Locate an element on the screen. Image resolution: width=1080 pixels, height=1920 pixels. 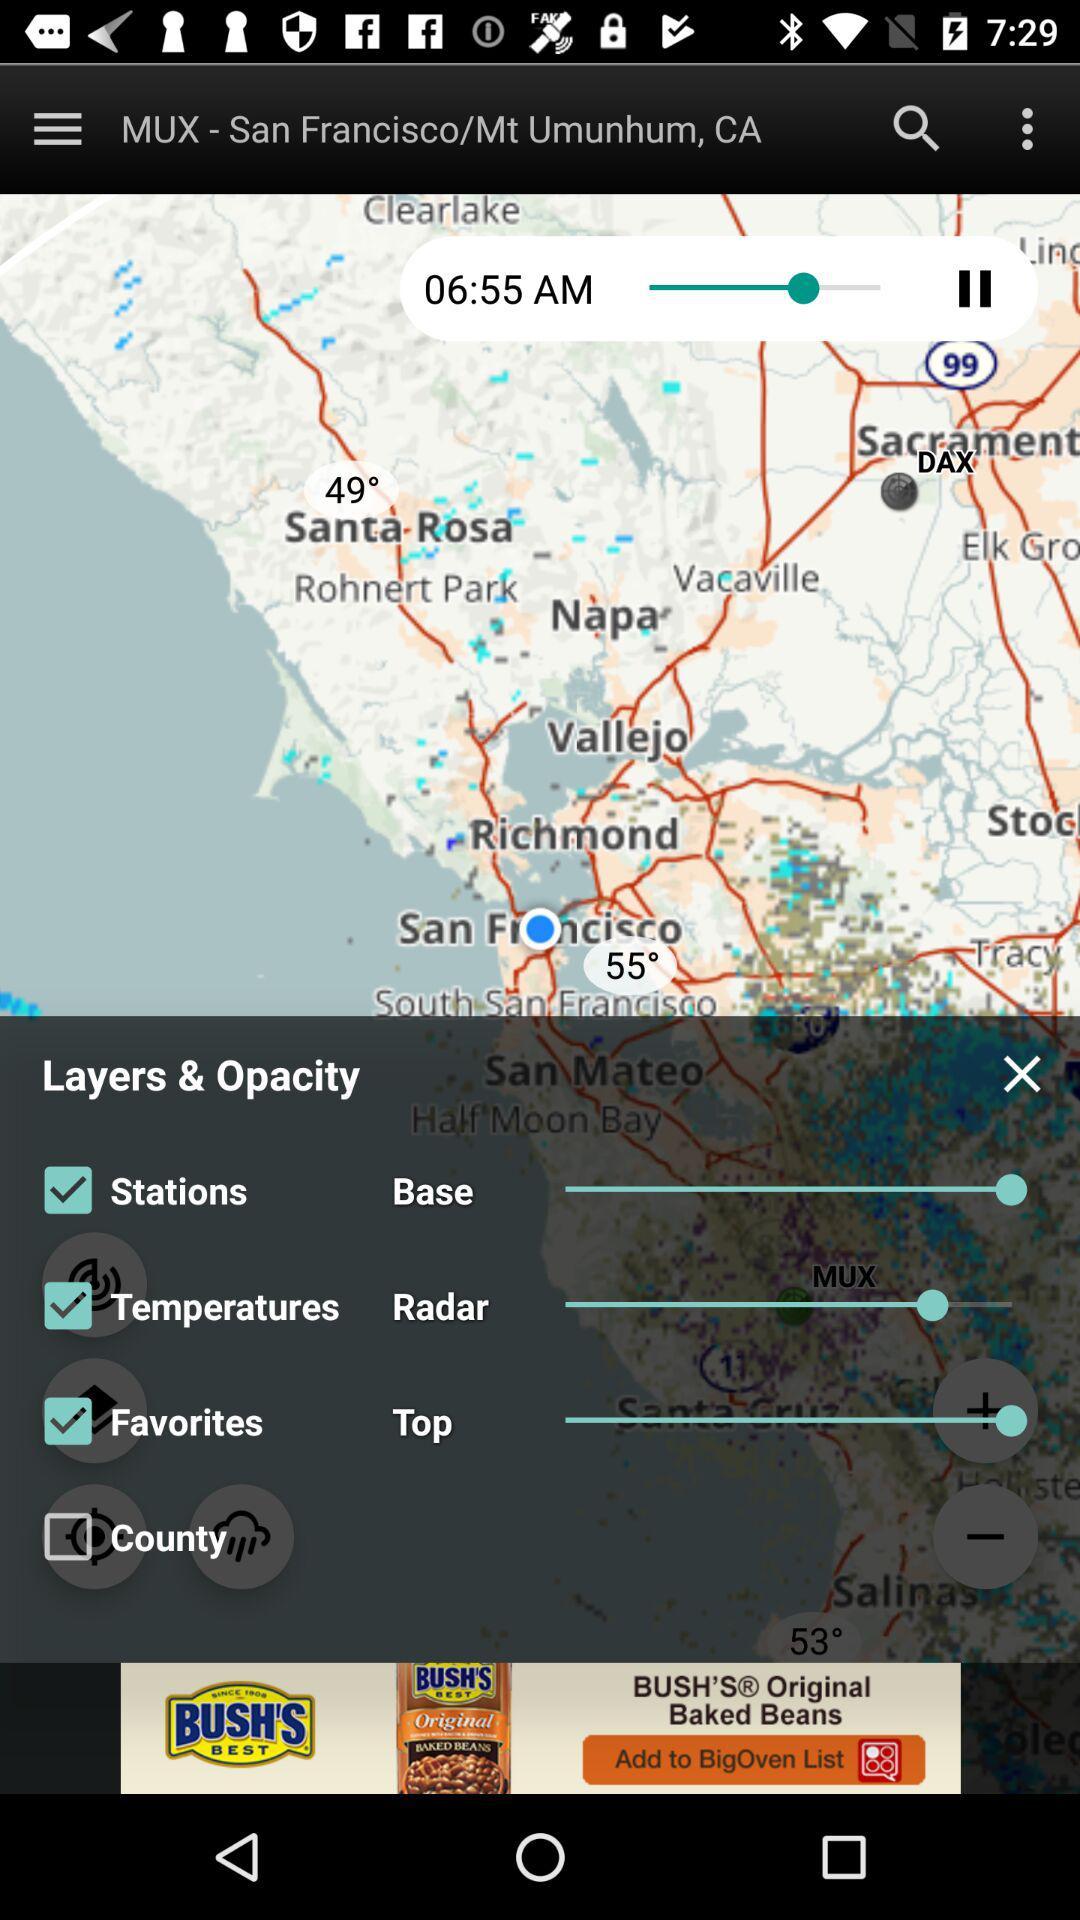
the search icon is located at coordinates (917, 127).